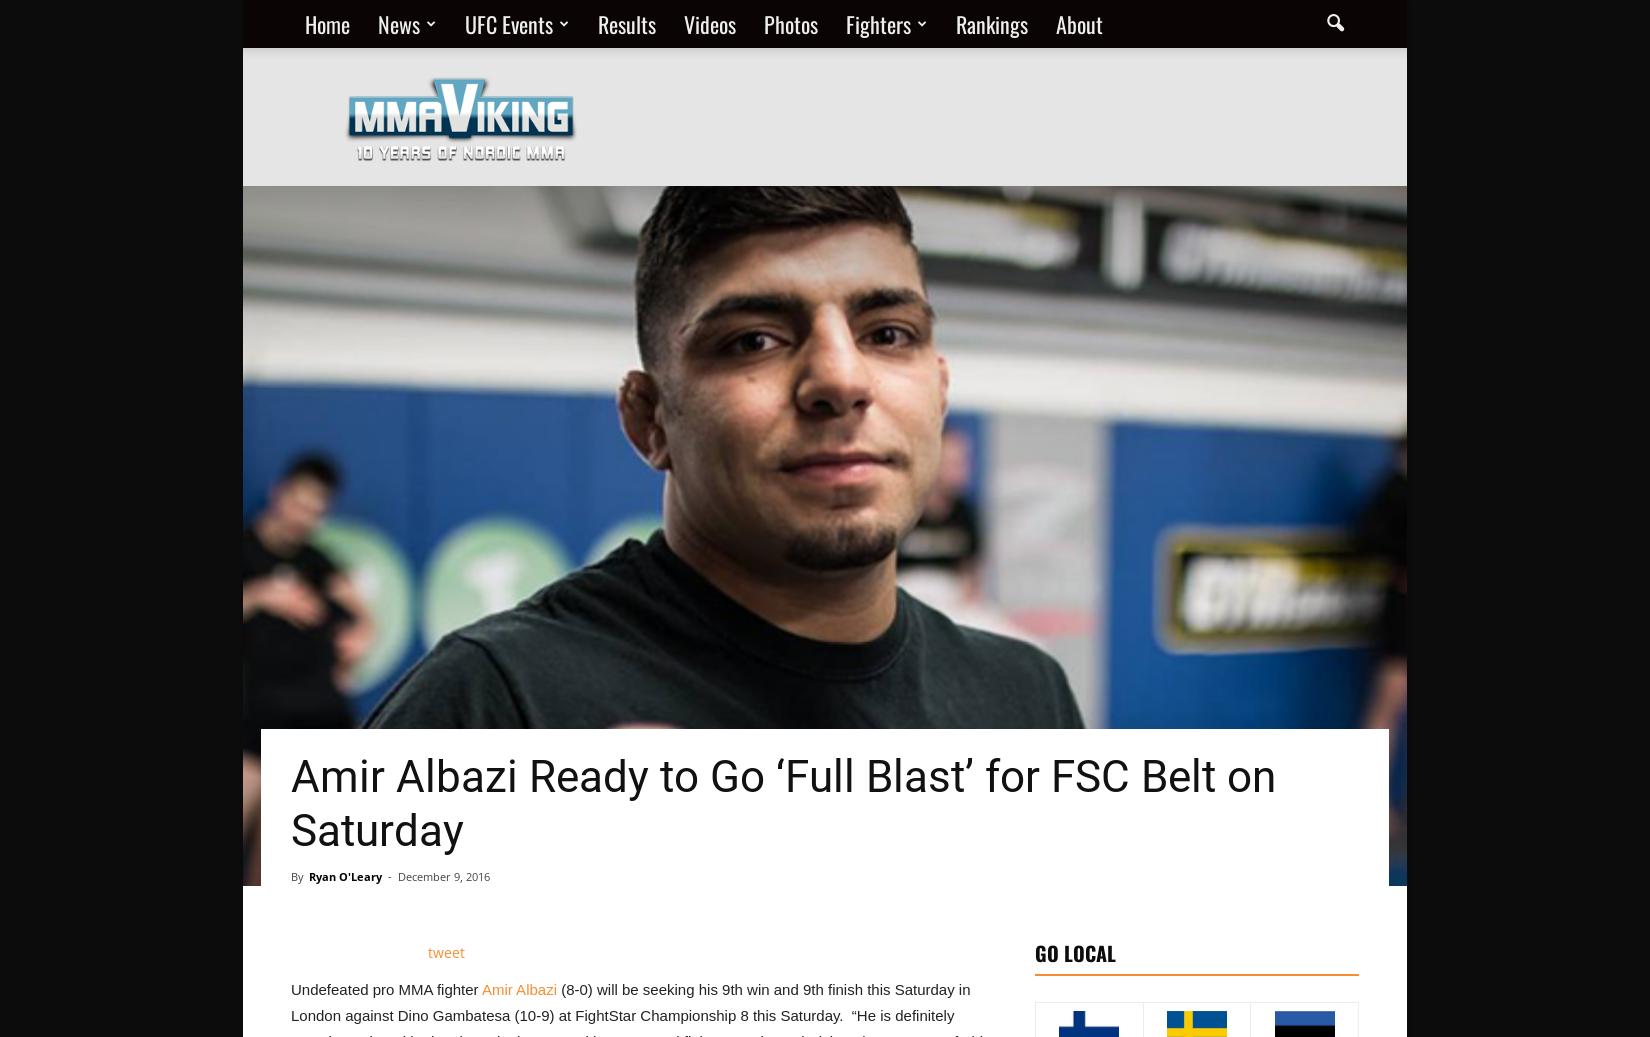  I want to click on 'Ryan O'Leary', so click(345, 876).